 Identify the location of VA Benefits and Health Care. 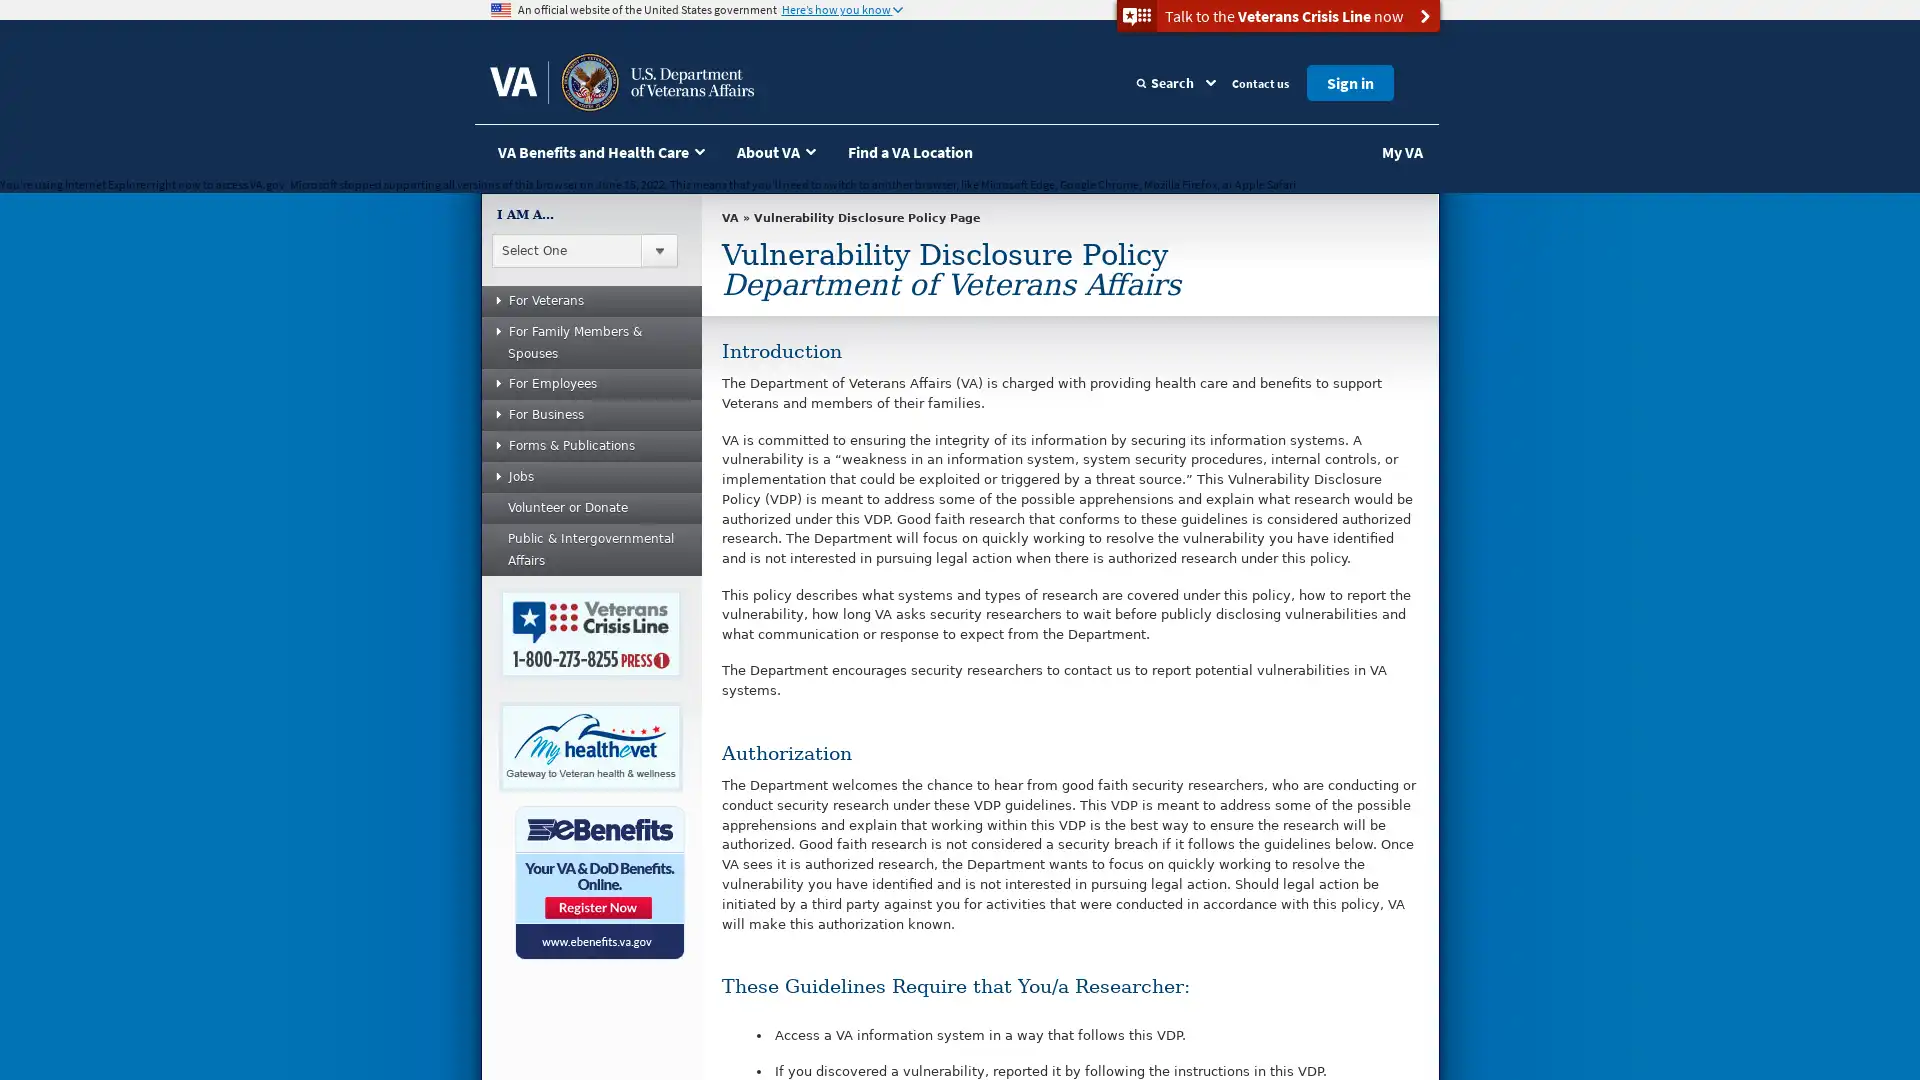
(599, 148).